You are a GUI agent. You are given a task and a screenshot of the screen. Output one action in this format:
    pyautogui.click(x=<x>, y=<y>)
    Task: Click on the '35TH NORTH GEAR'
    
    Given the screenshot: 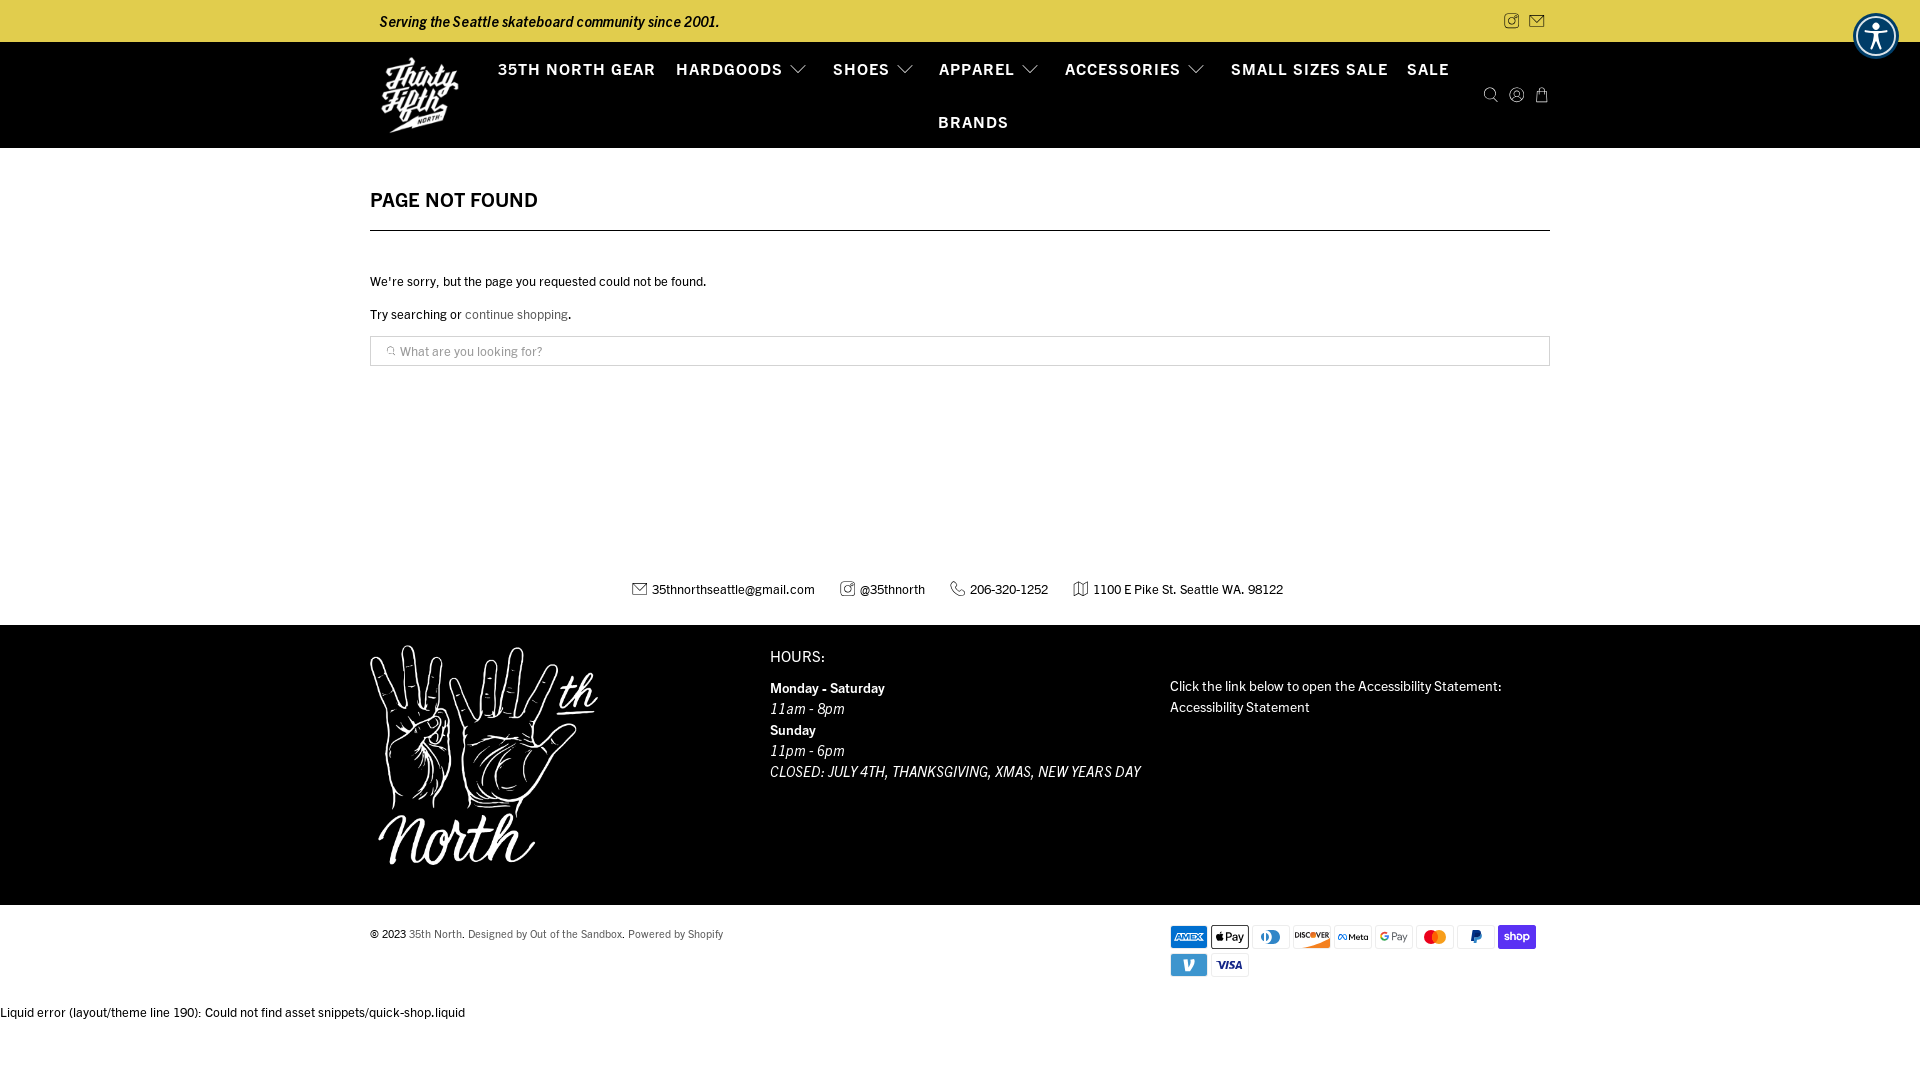 What is the action you would take?
    pyautogui.click(x=576, y=68)
    